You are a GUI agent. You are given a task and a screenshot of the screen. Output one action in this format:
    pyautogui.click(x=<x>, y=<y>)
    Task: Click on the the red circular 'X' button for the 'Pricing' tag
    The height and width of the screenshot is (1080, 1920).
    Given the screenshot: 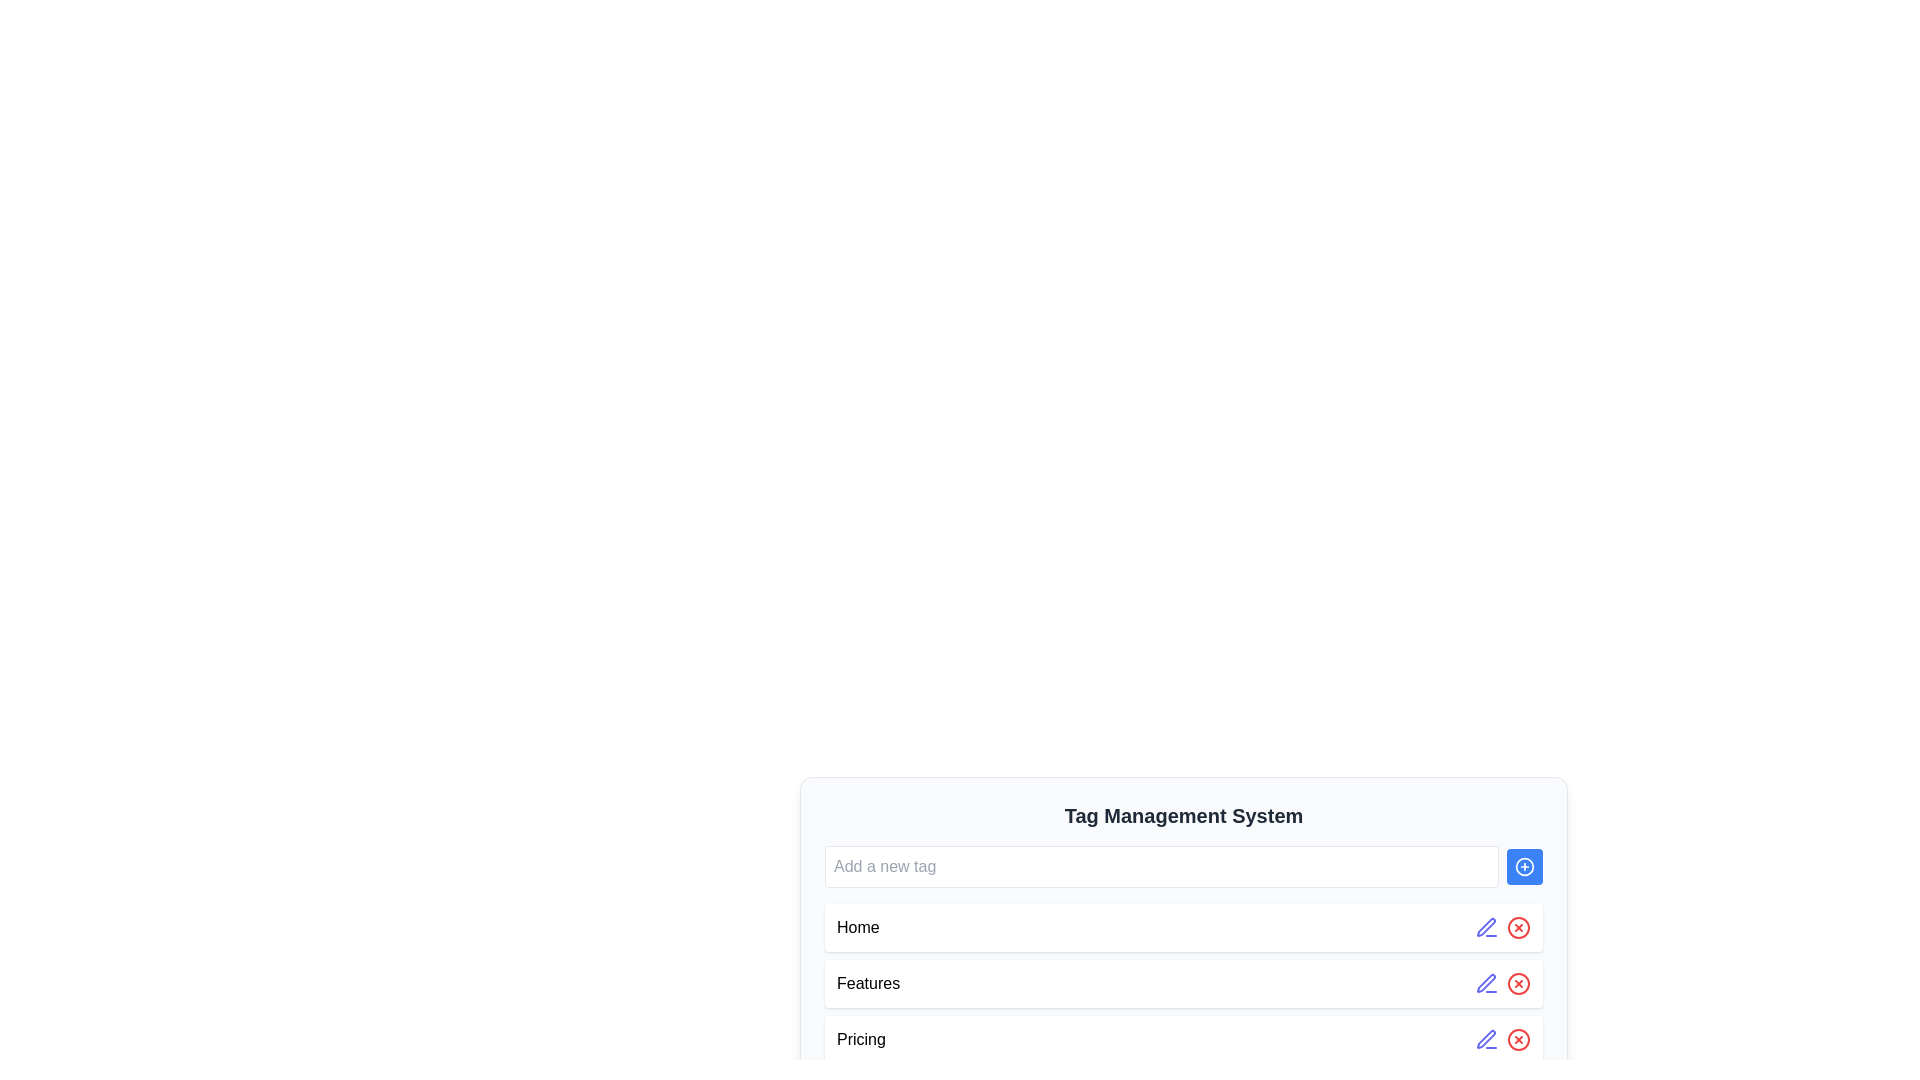 What is the action you would take?
    pyautogui.click(x=1518, y=982)
    